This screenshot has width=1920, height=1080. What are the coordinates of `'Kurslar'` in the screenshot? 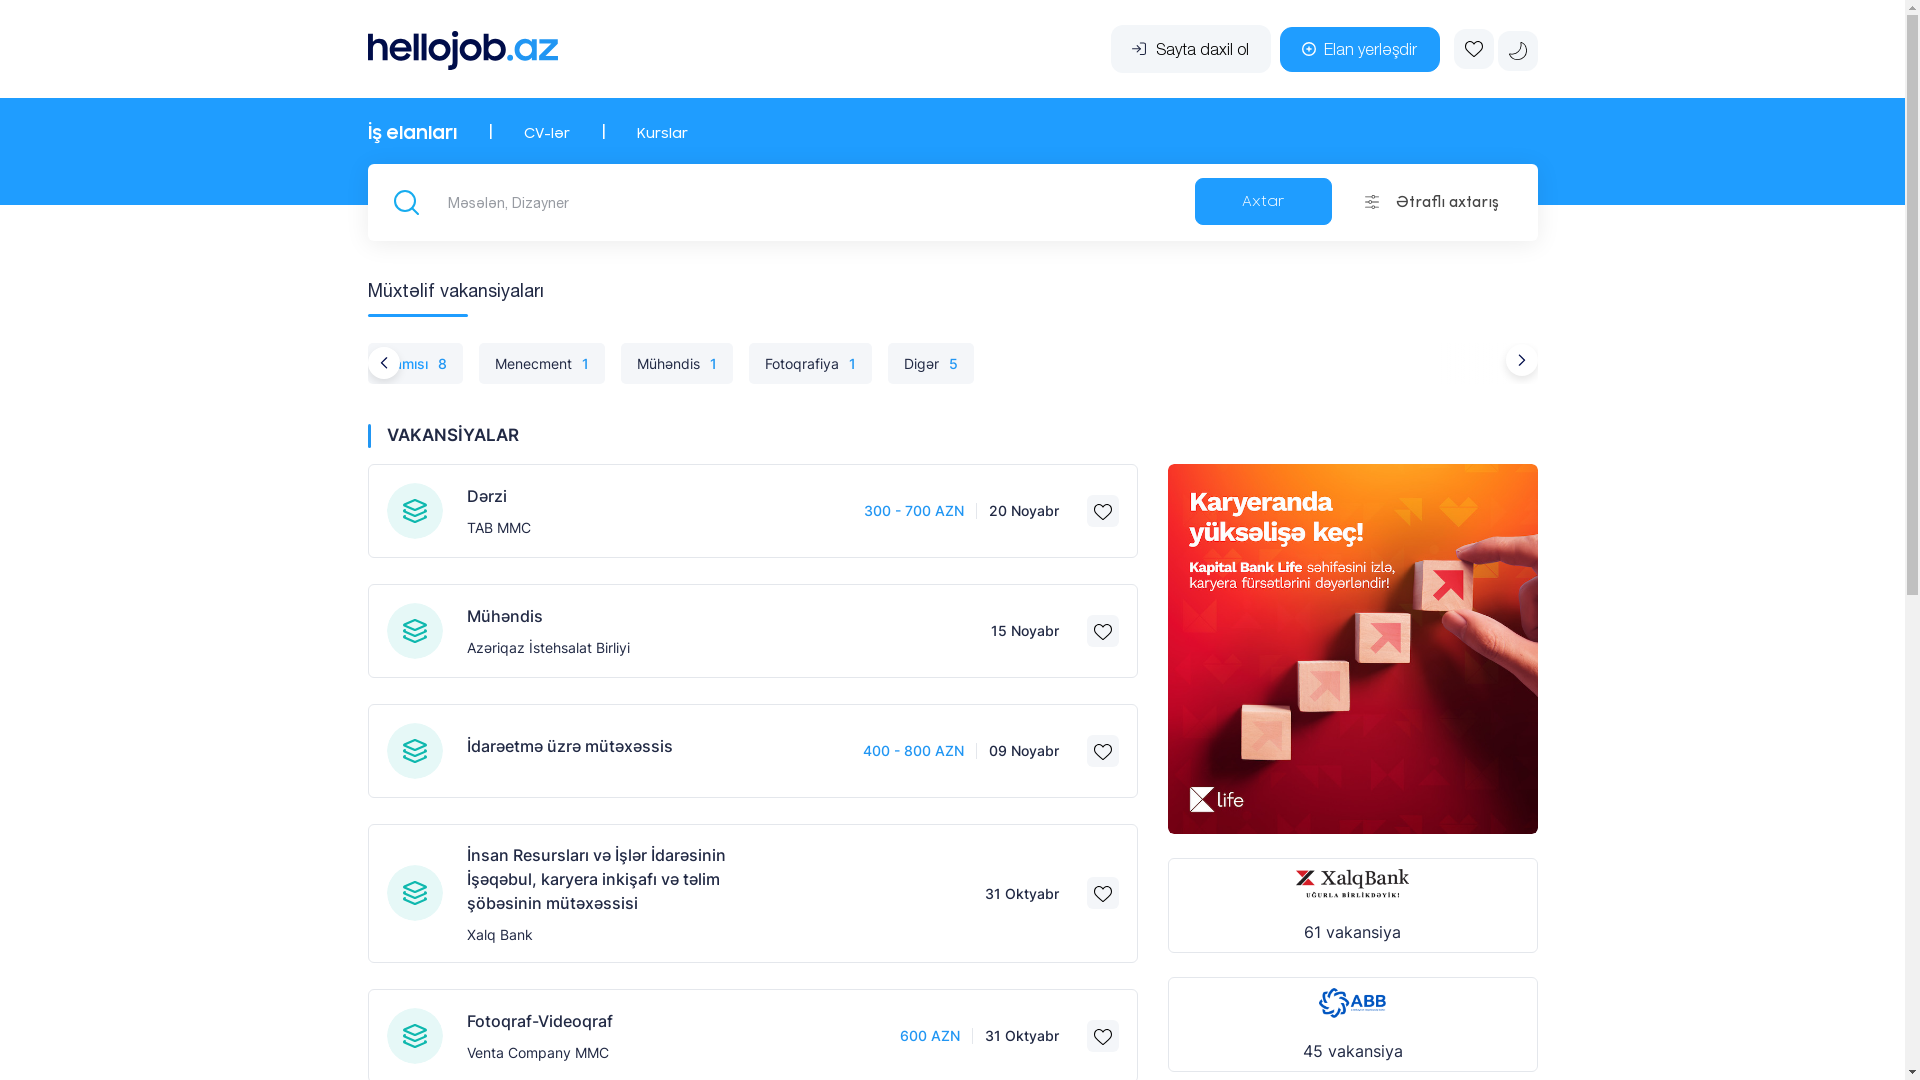 It's located at (661, 134).